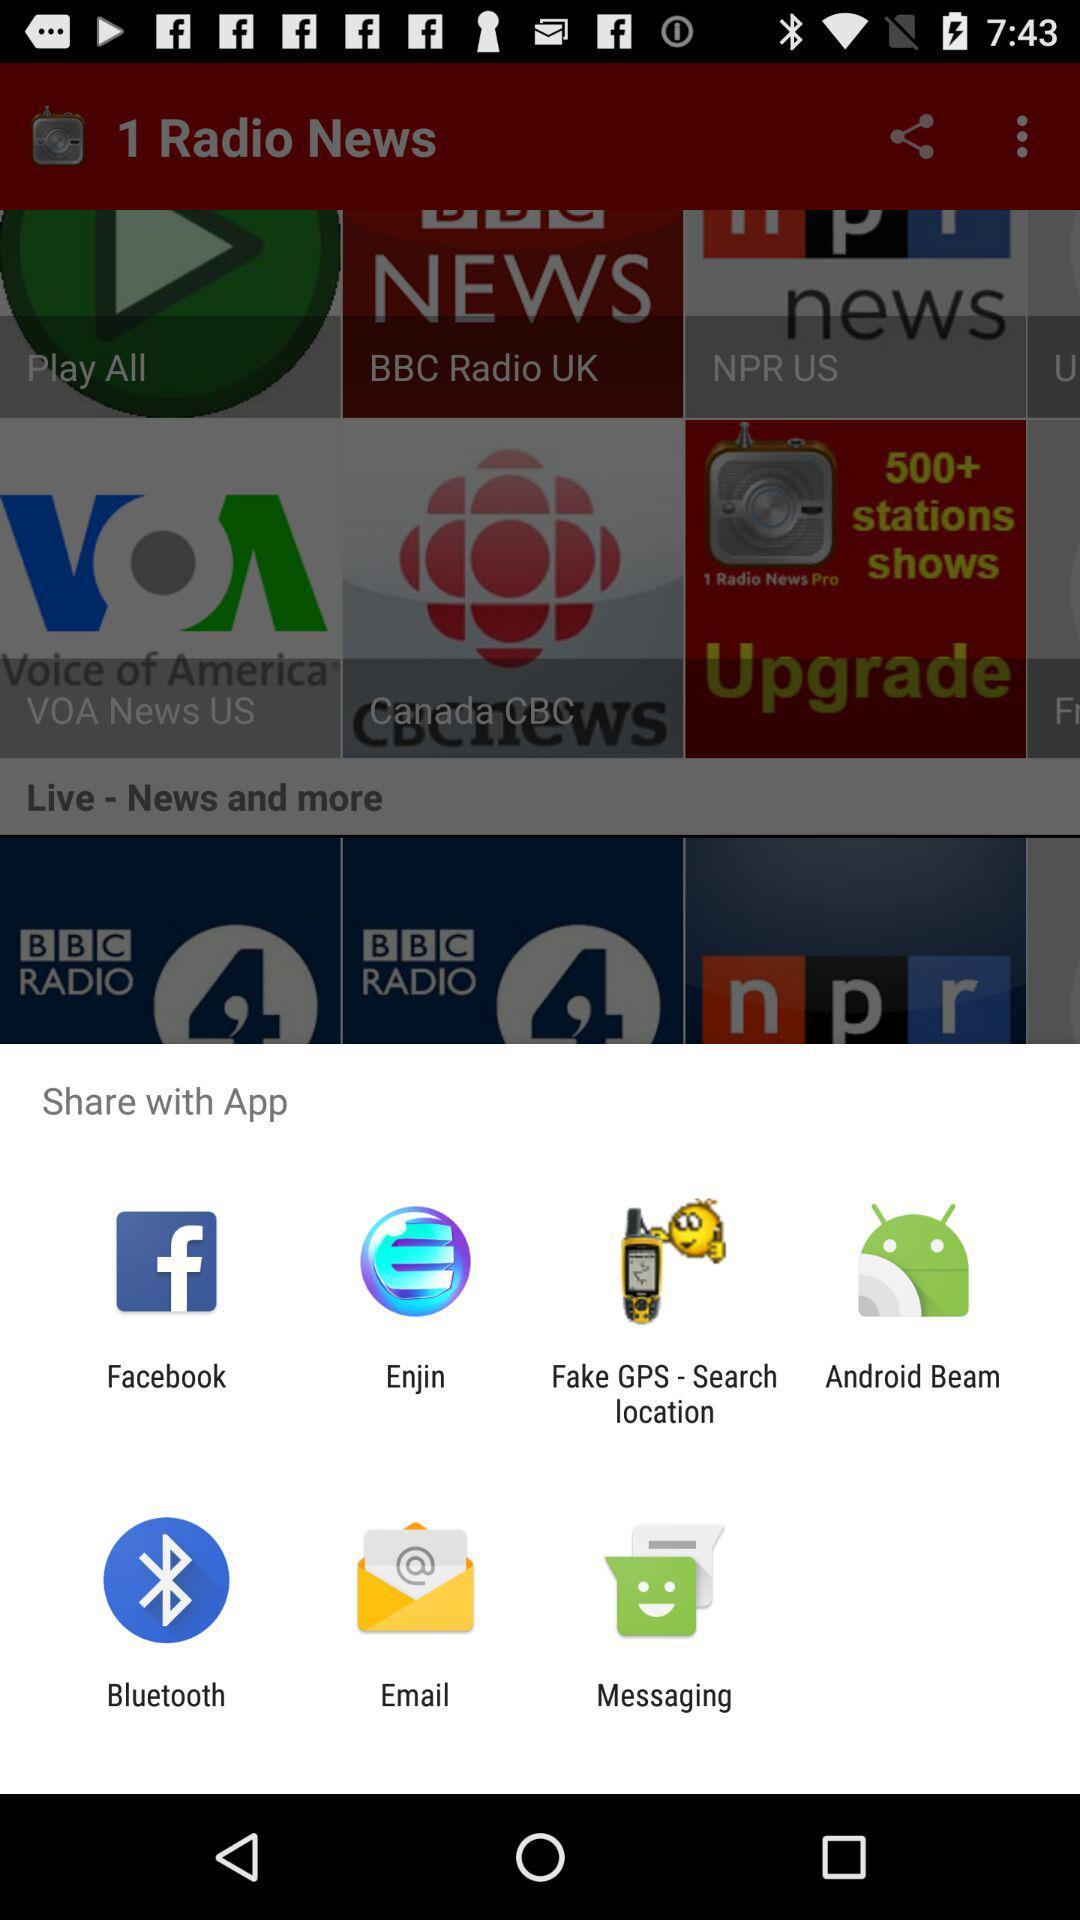 The image size is (1080, 1920). I want to click on the bluetooth app, so click(165, 1711).